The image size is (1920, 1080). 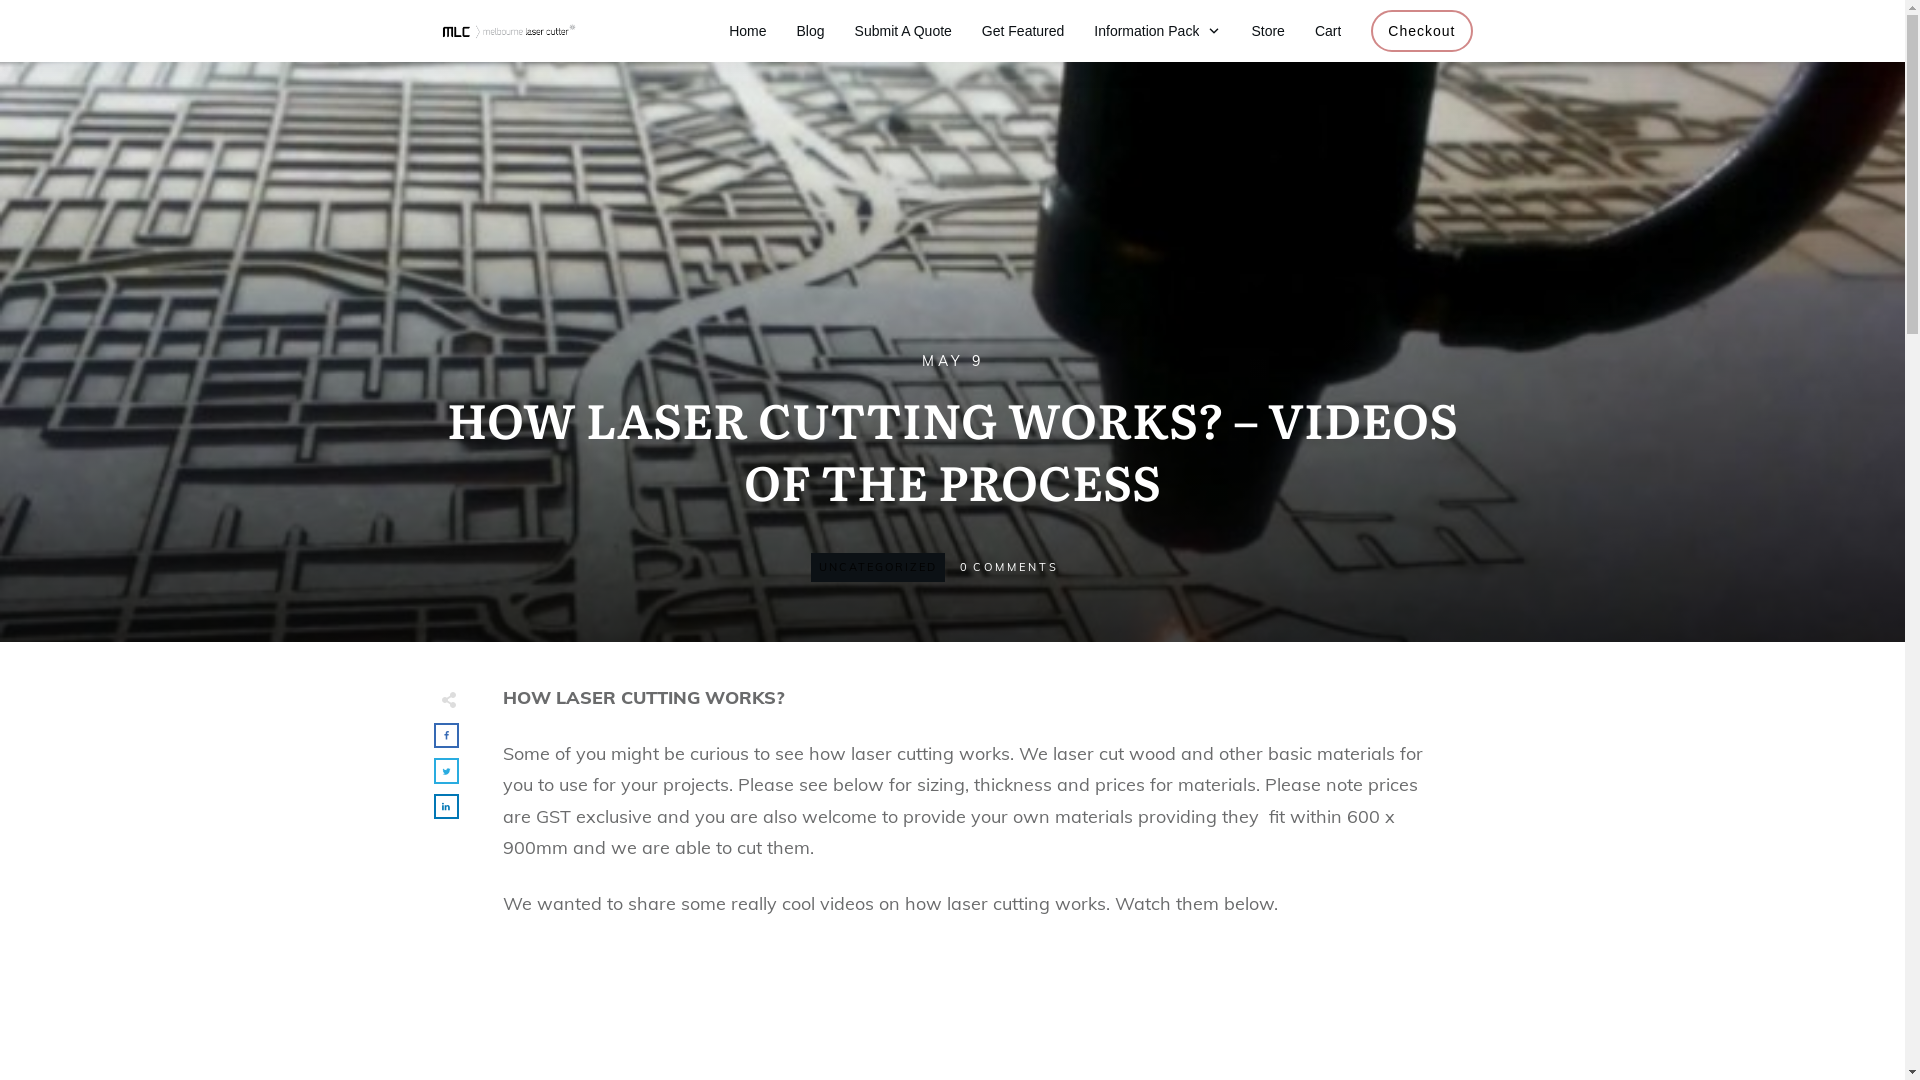 I want to click on 'Cart', so click(x=1328, y=30).